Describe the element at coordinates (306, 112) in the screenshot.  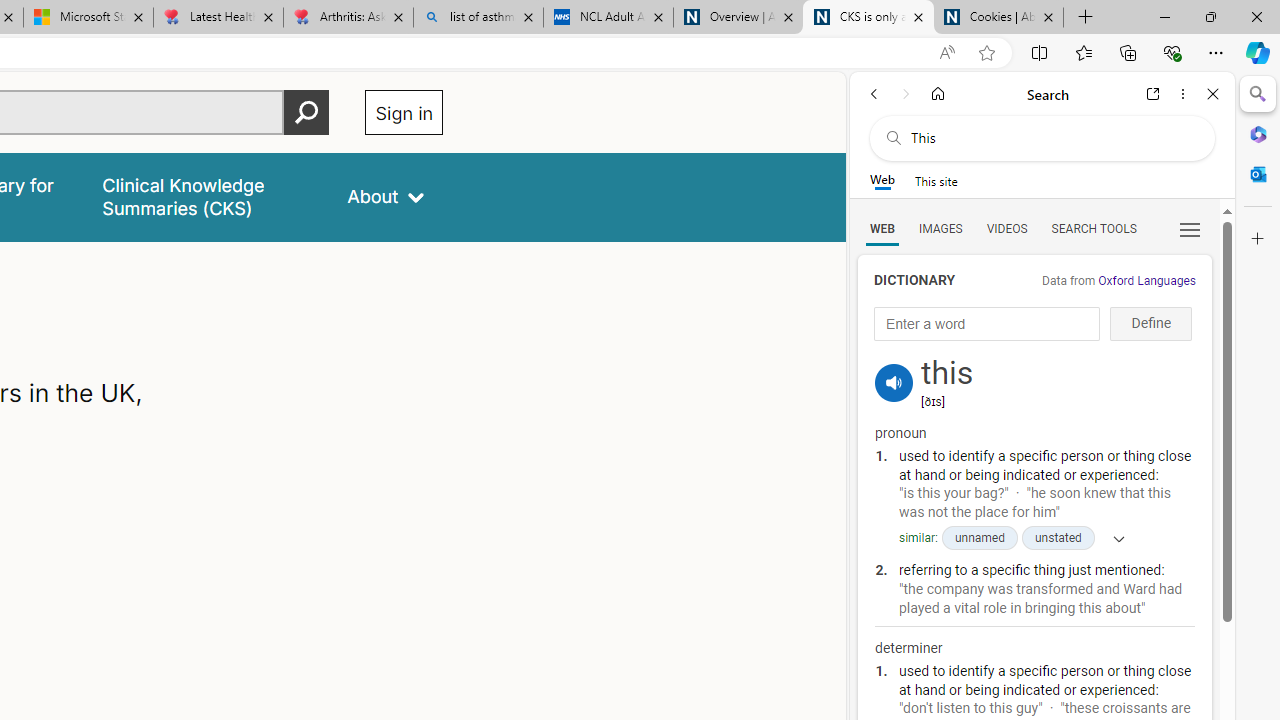
I see `'Perform search'` at that location.